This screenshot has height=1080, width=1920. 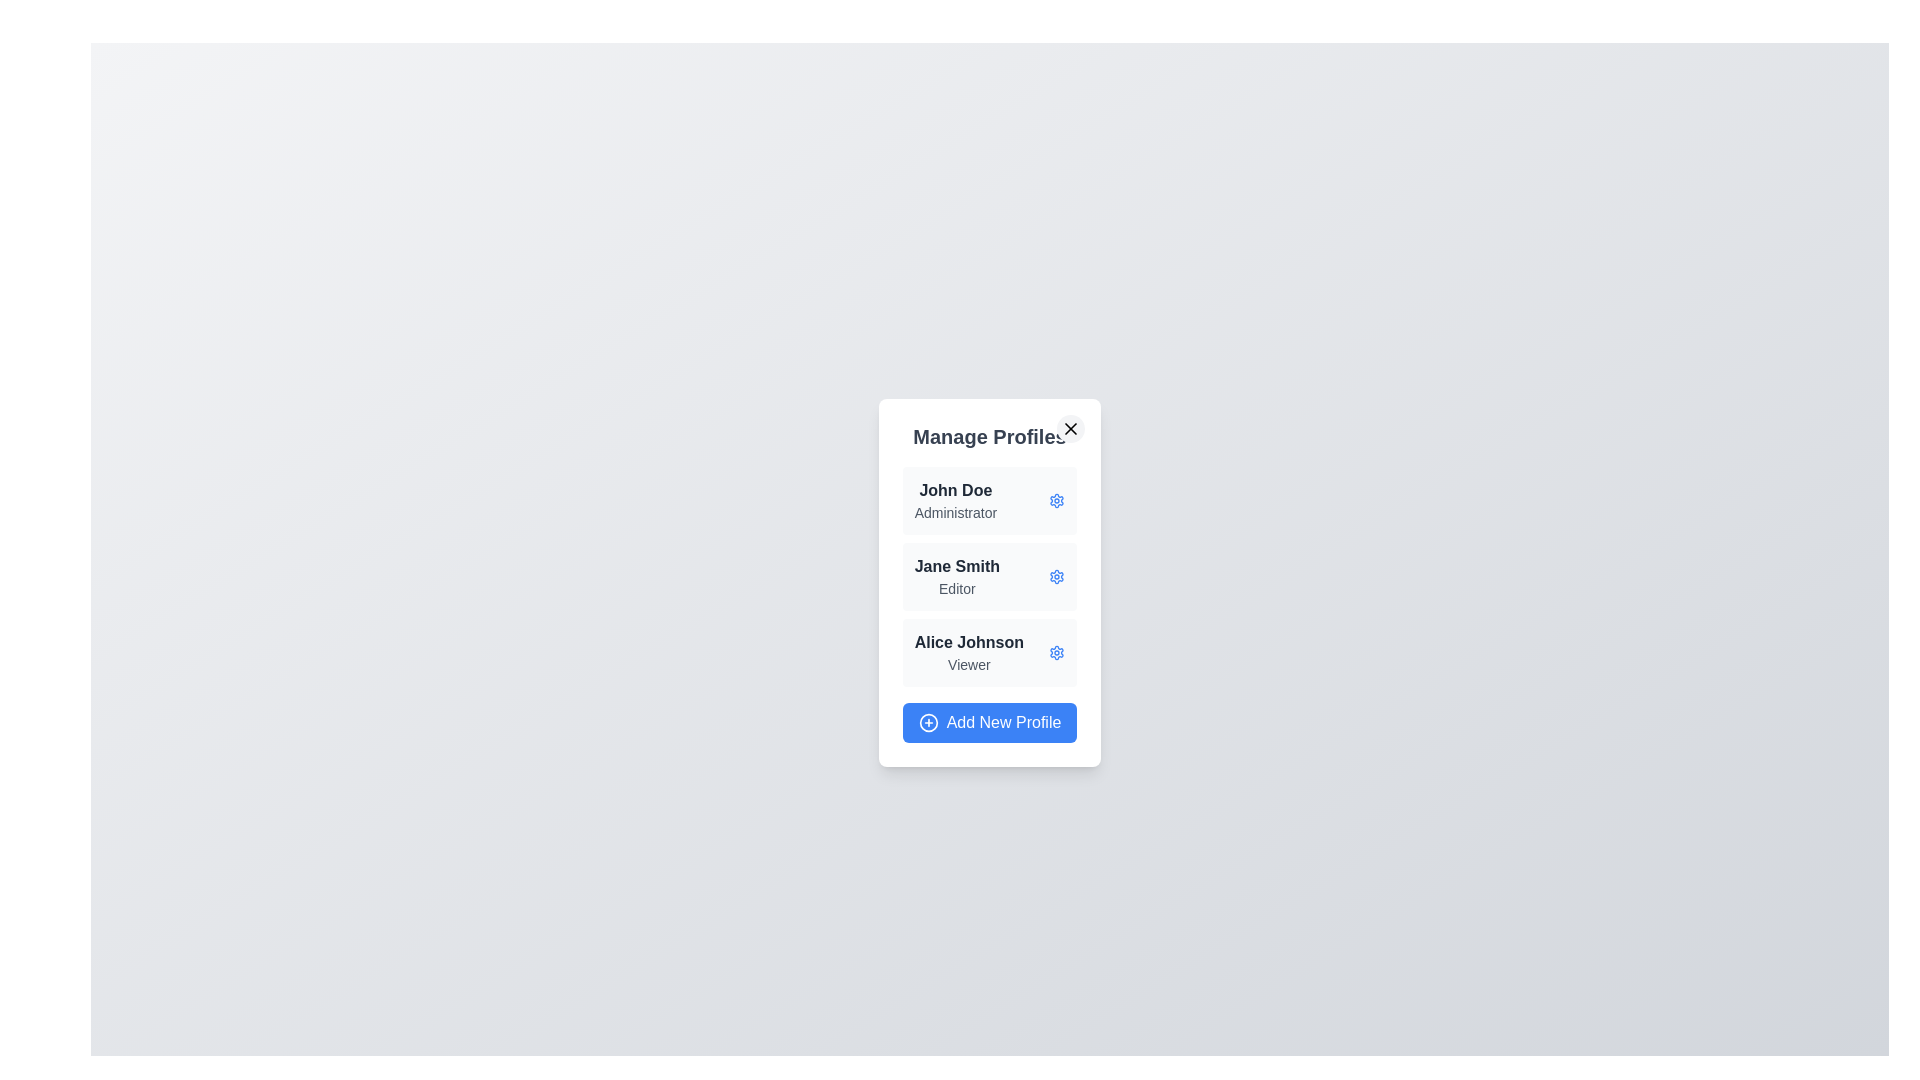 I want to click on 'X' button in the top-right corner of the dialog to close it, so click(x=1070, y=427).